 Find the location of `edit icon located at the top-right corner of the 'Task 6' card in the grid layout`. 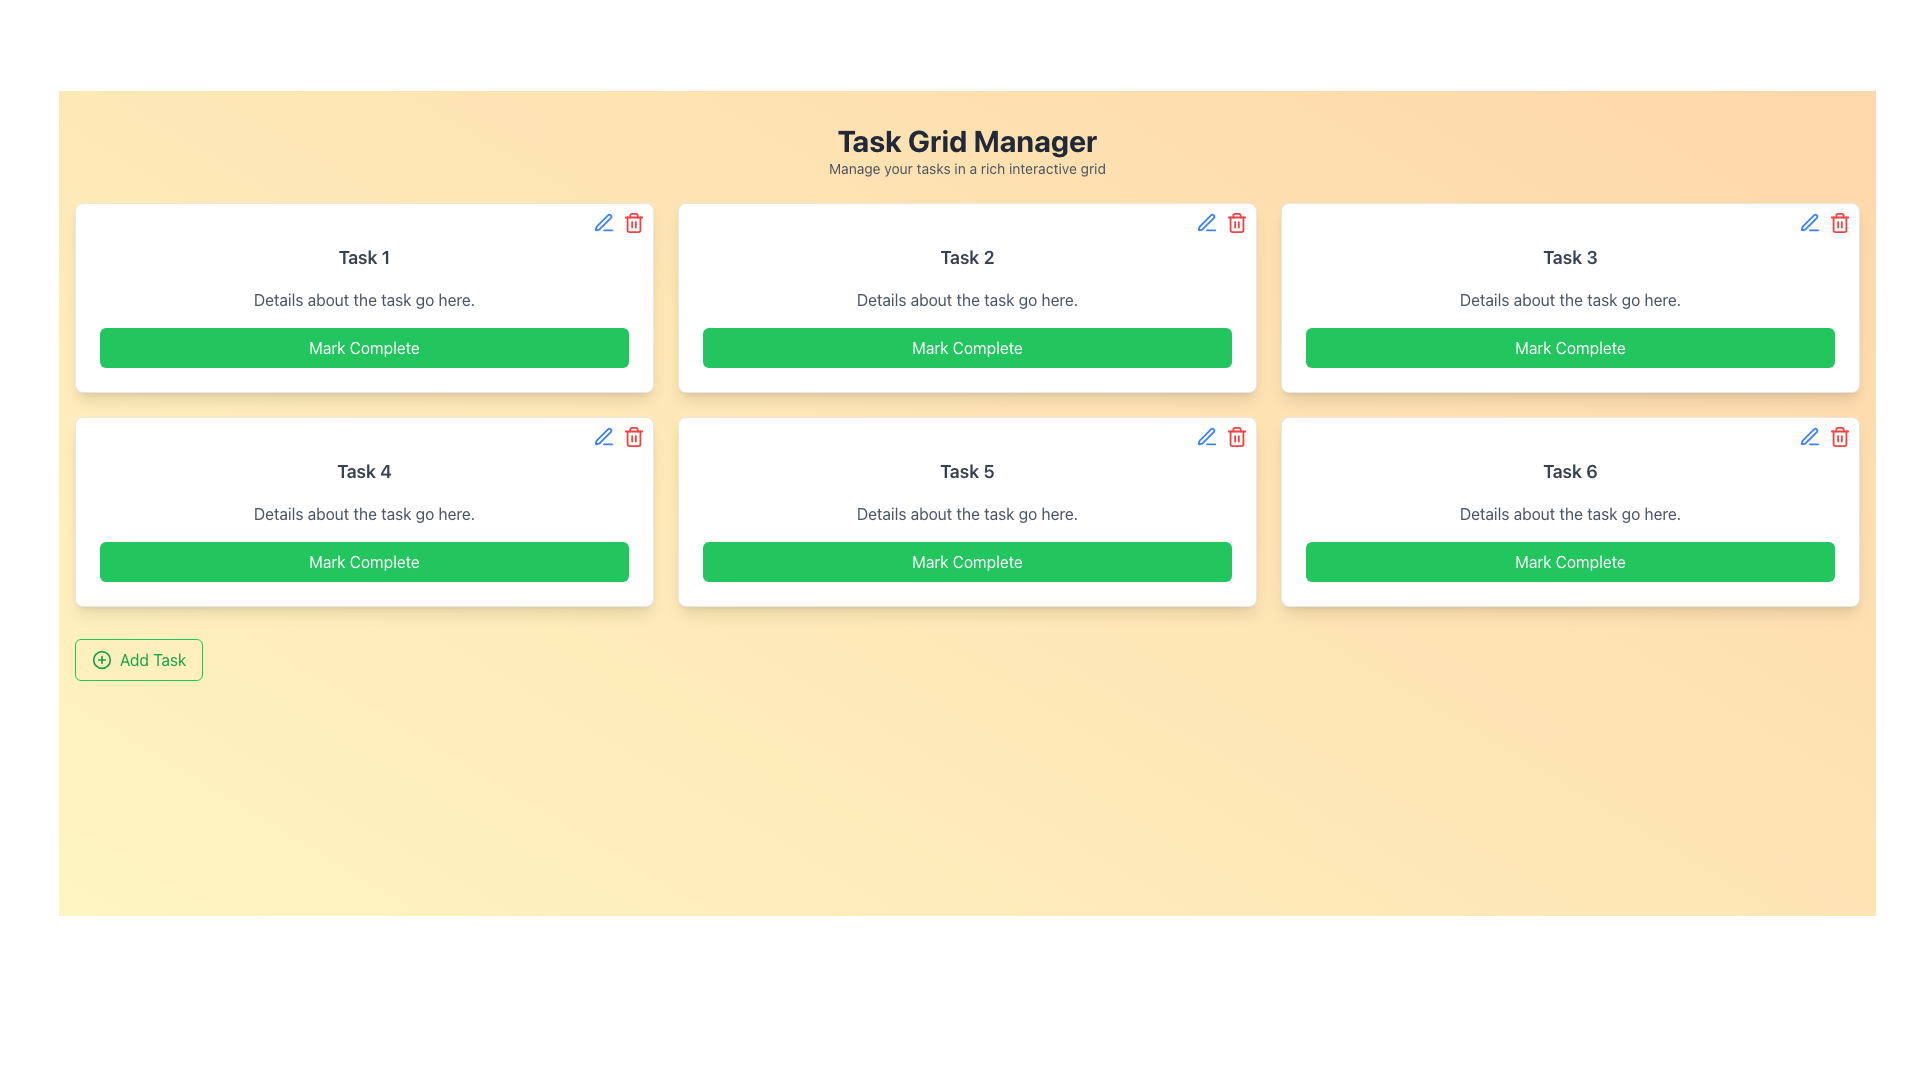

edit icon located at the top-right corner of the 'Task 6' card in the grid layout is located at coordinates (1809, 435).